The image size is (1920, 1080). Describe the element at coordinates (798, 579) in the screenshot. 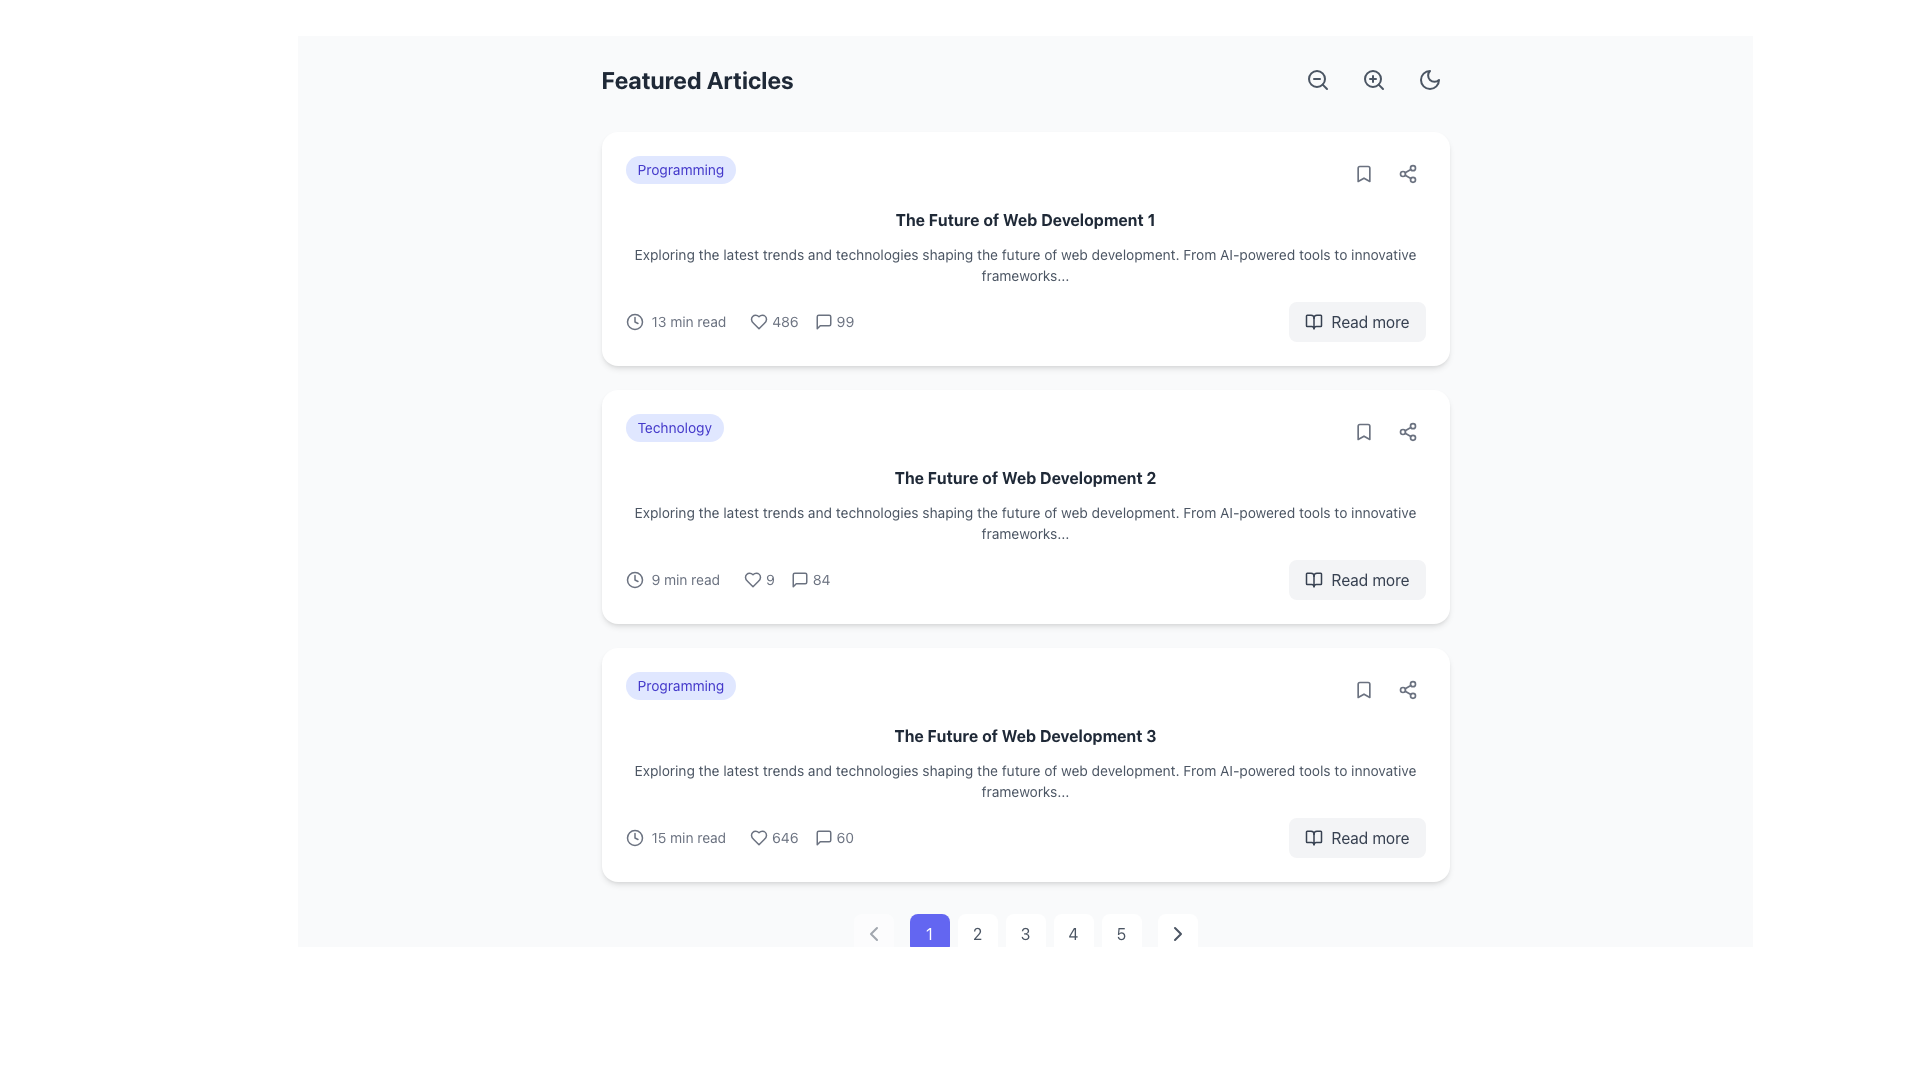

I see `the compact, simplified speech bubble icon styled in a line-art fashion, which is part of the metadata of the second featured article and is located in the third column of the second row of the main content section` at that location.